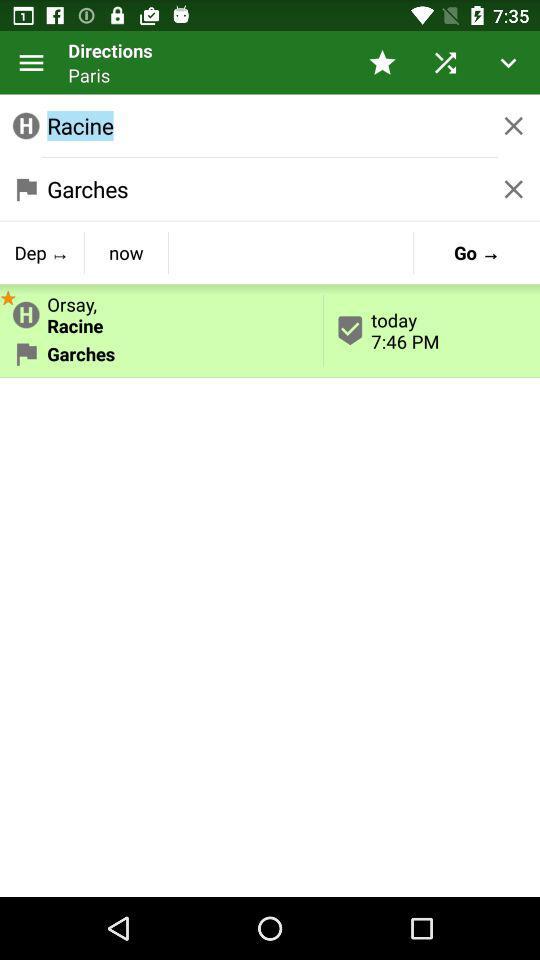 This screenshot has width=540, height=960. I want to click on item above the garches icon, so click(160, 311).